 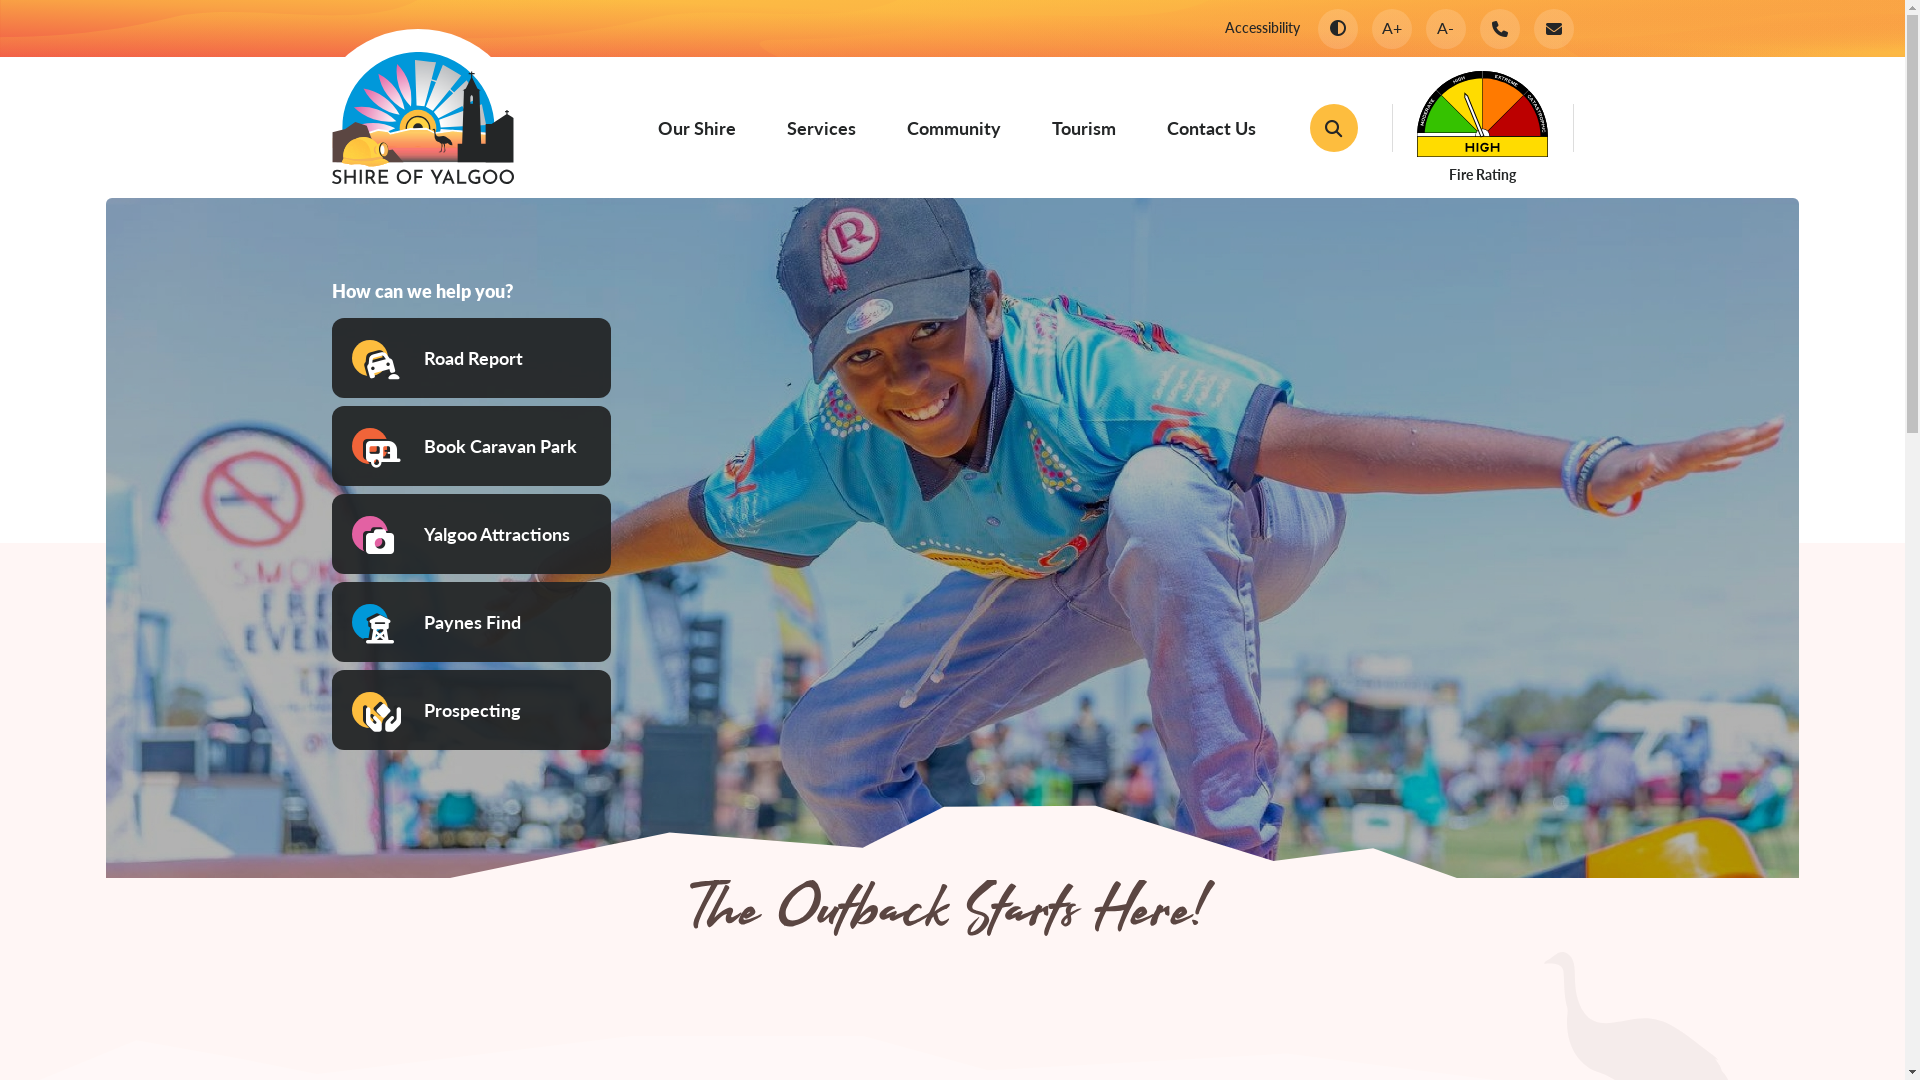 What do you see at coordinates (1334, 127) in the screenshot?
I see `'Toggle the Wesbite Search'` at bounding box center [1334, 127].